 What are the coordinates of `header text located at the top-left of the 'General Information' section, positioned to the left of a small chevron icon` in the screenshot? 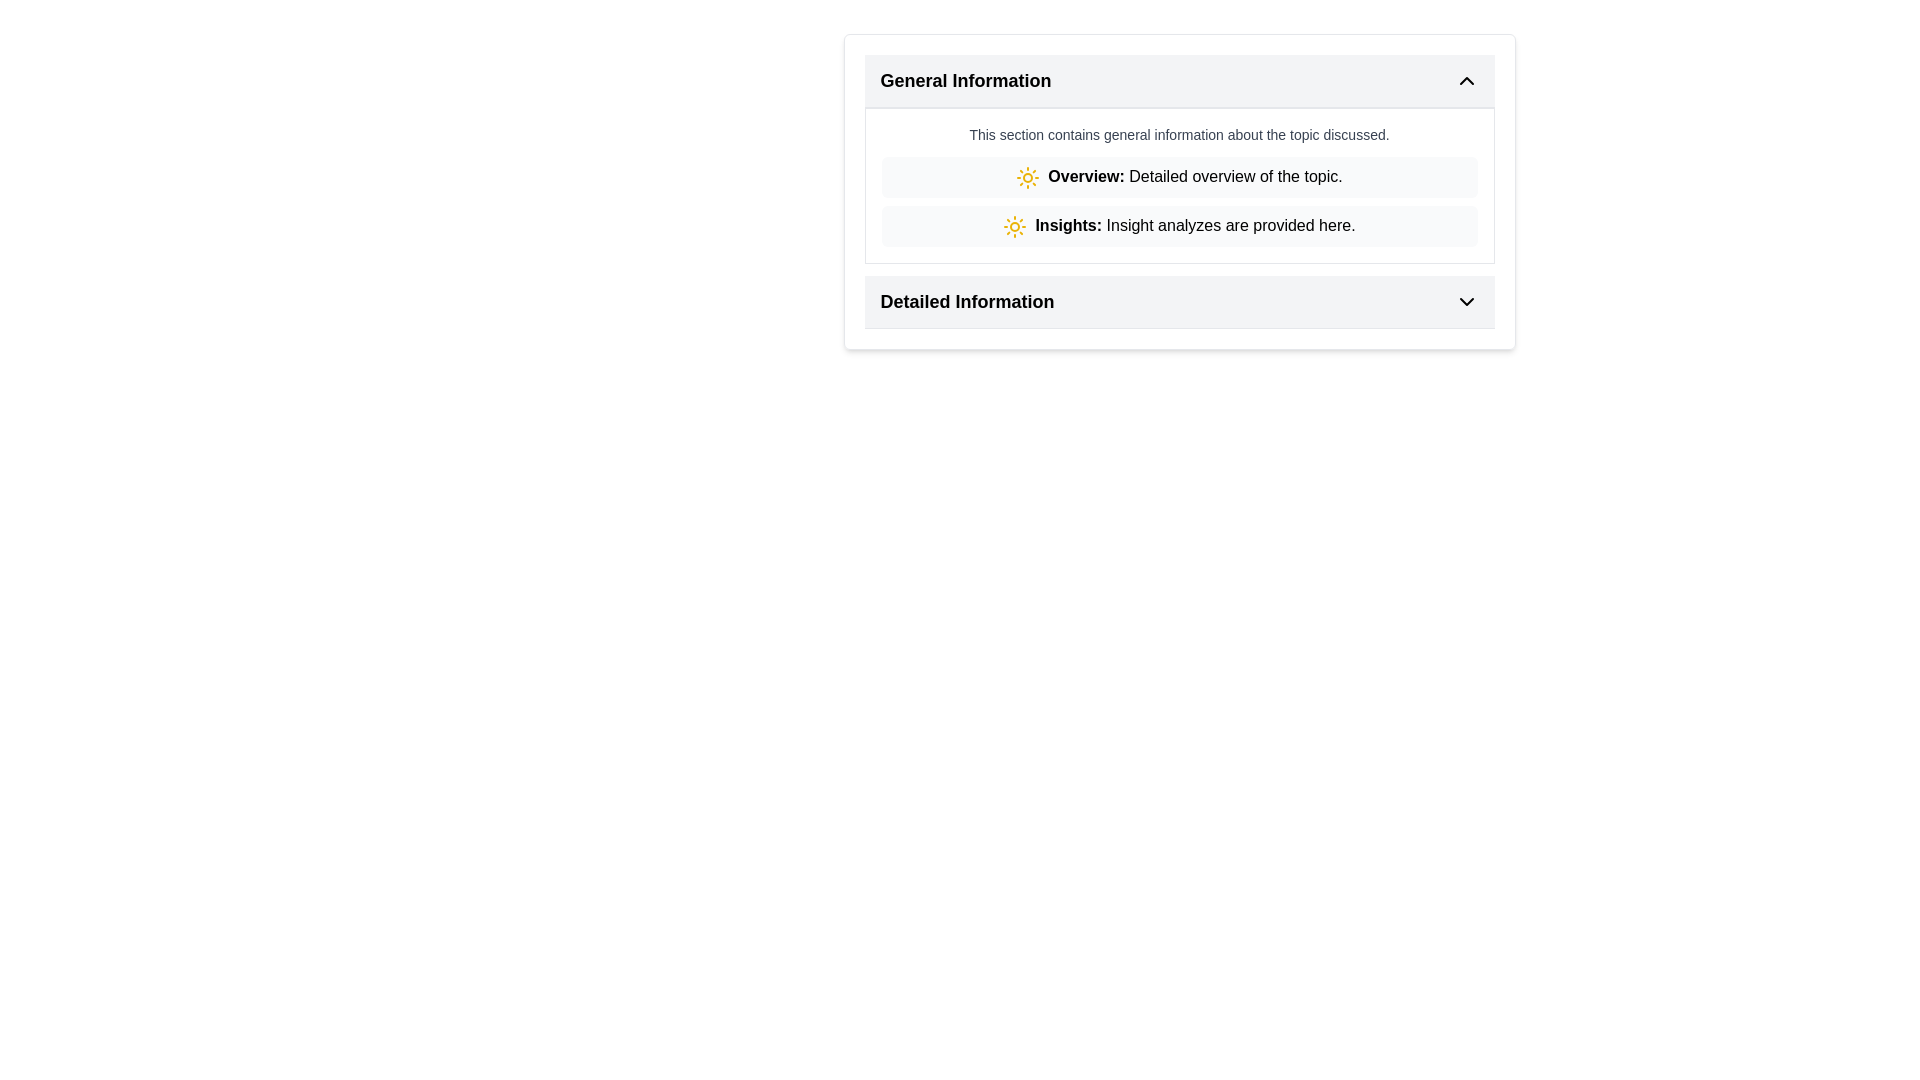 It's located at (965, 80).